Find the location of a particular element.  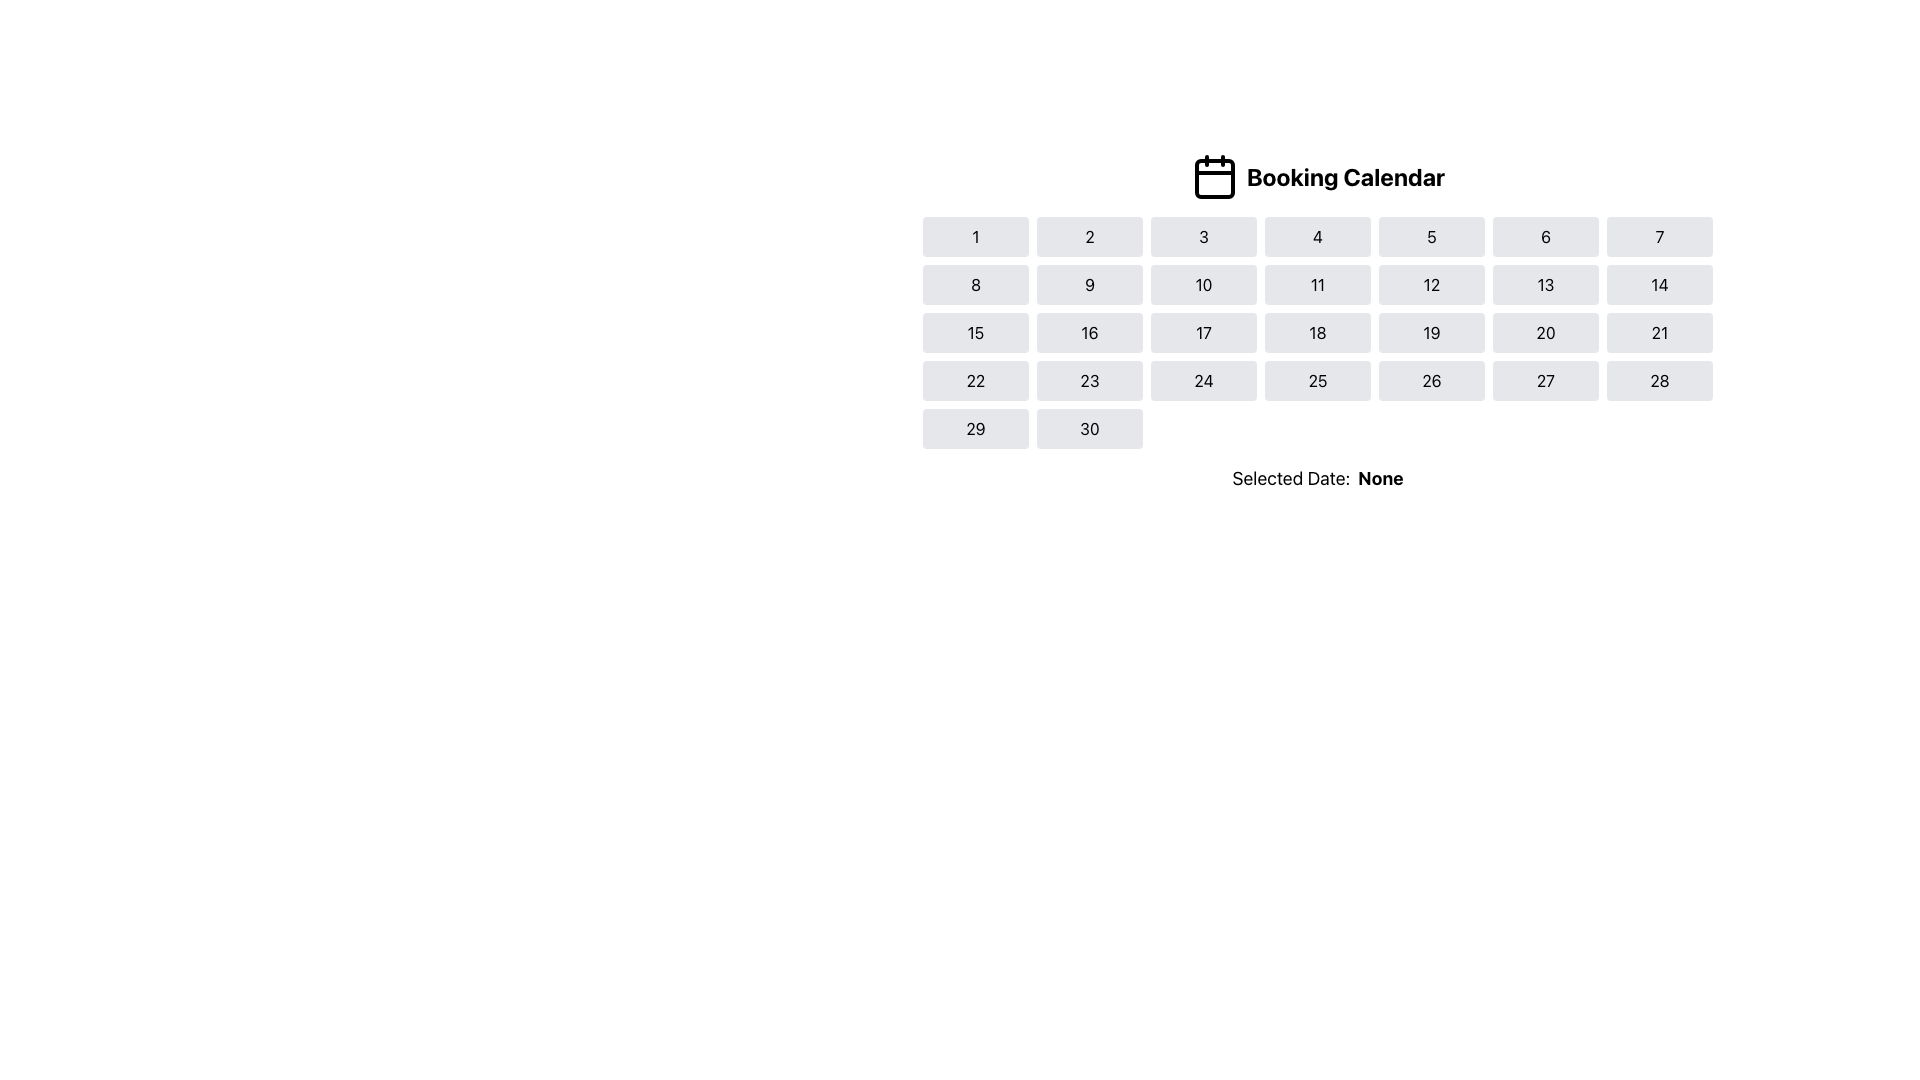

the selectable date button labeled '2' in the Booking Calendar interface, which is positioned between buttons '1' and '3' is located at coordinates (1088, 235).